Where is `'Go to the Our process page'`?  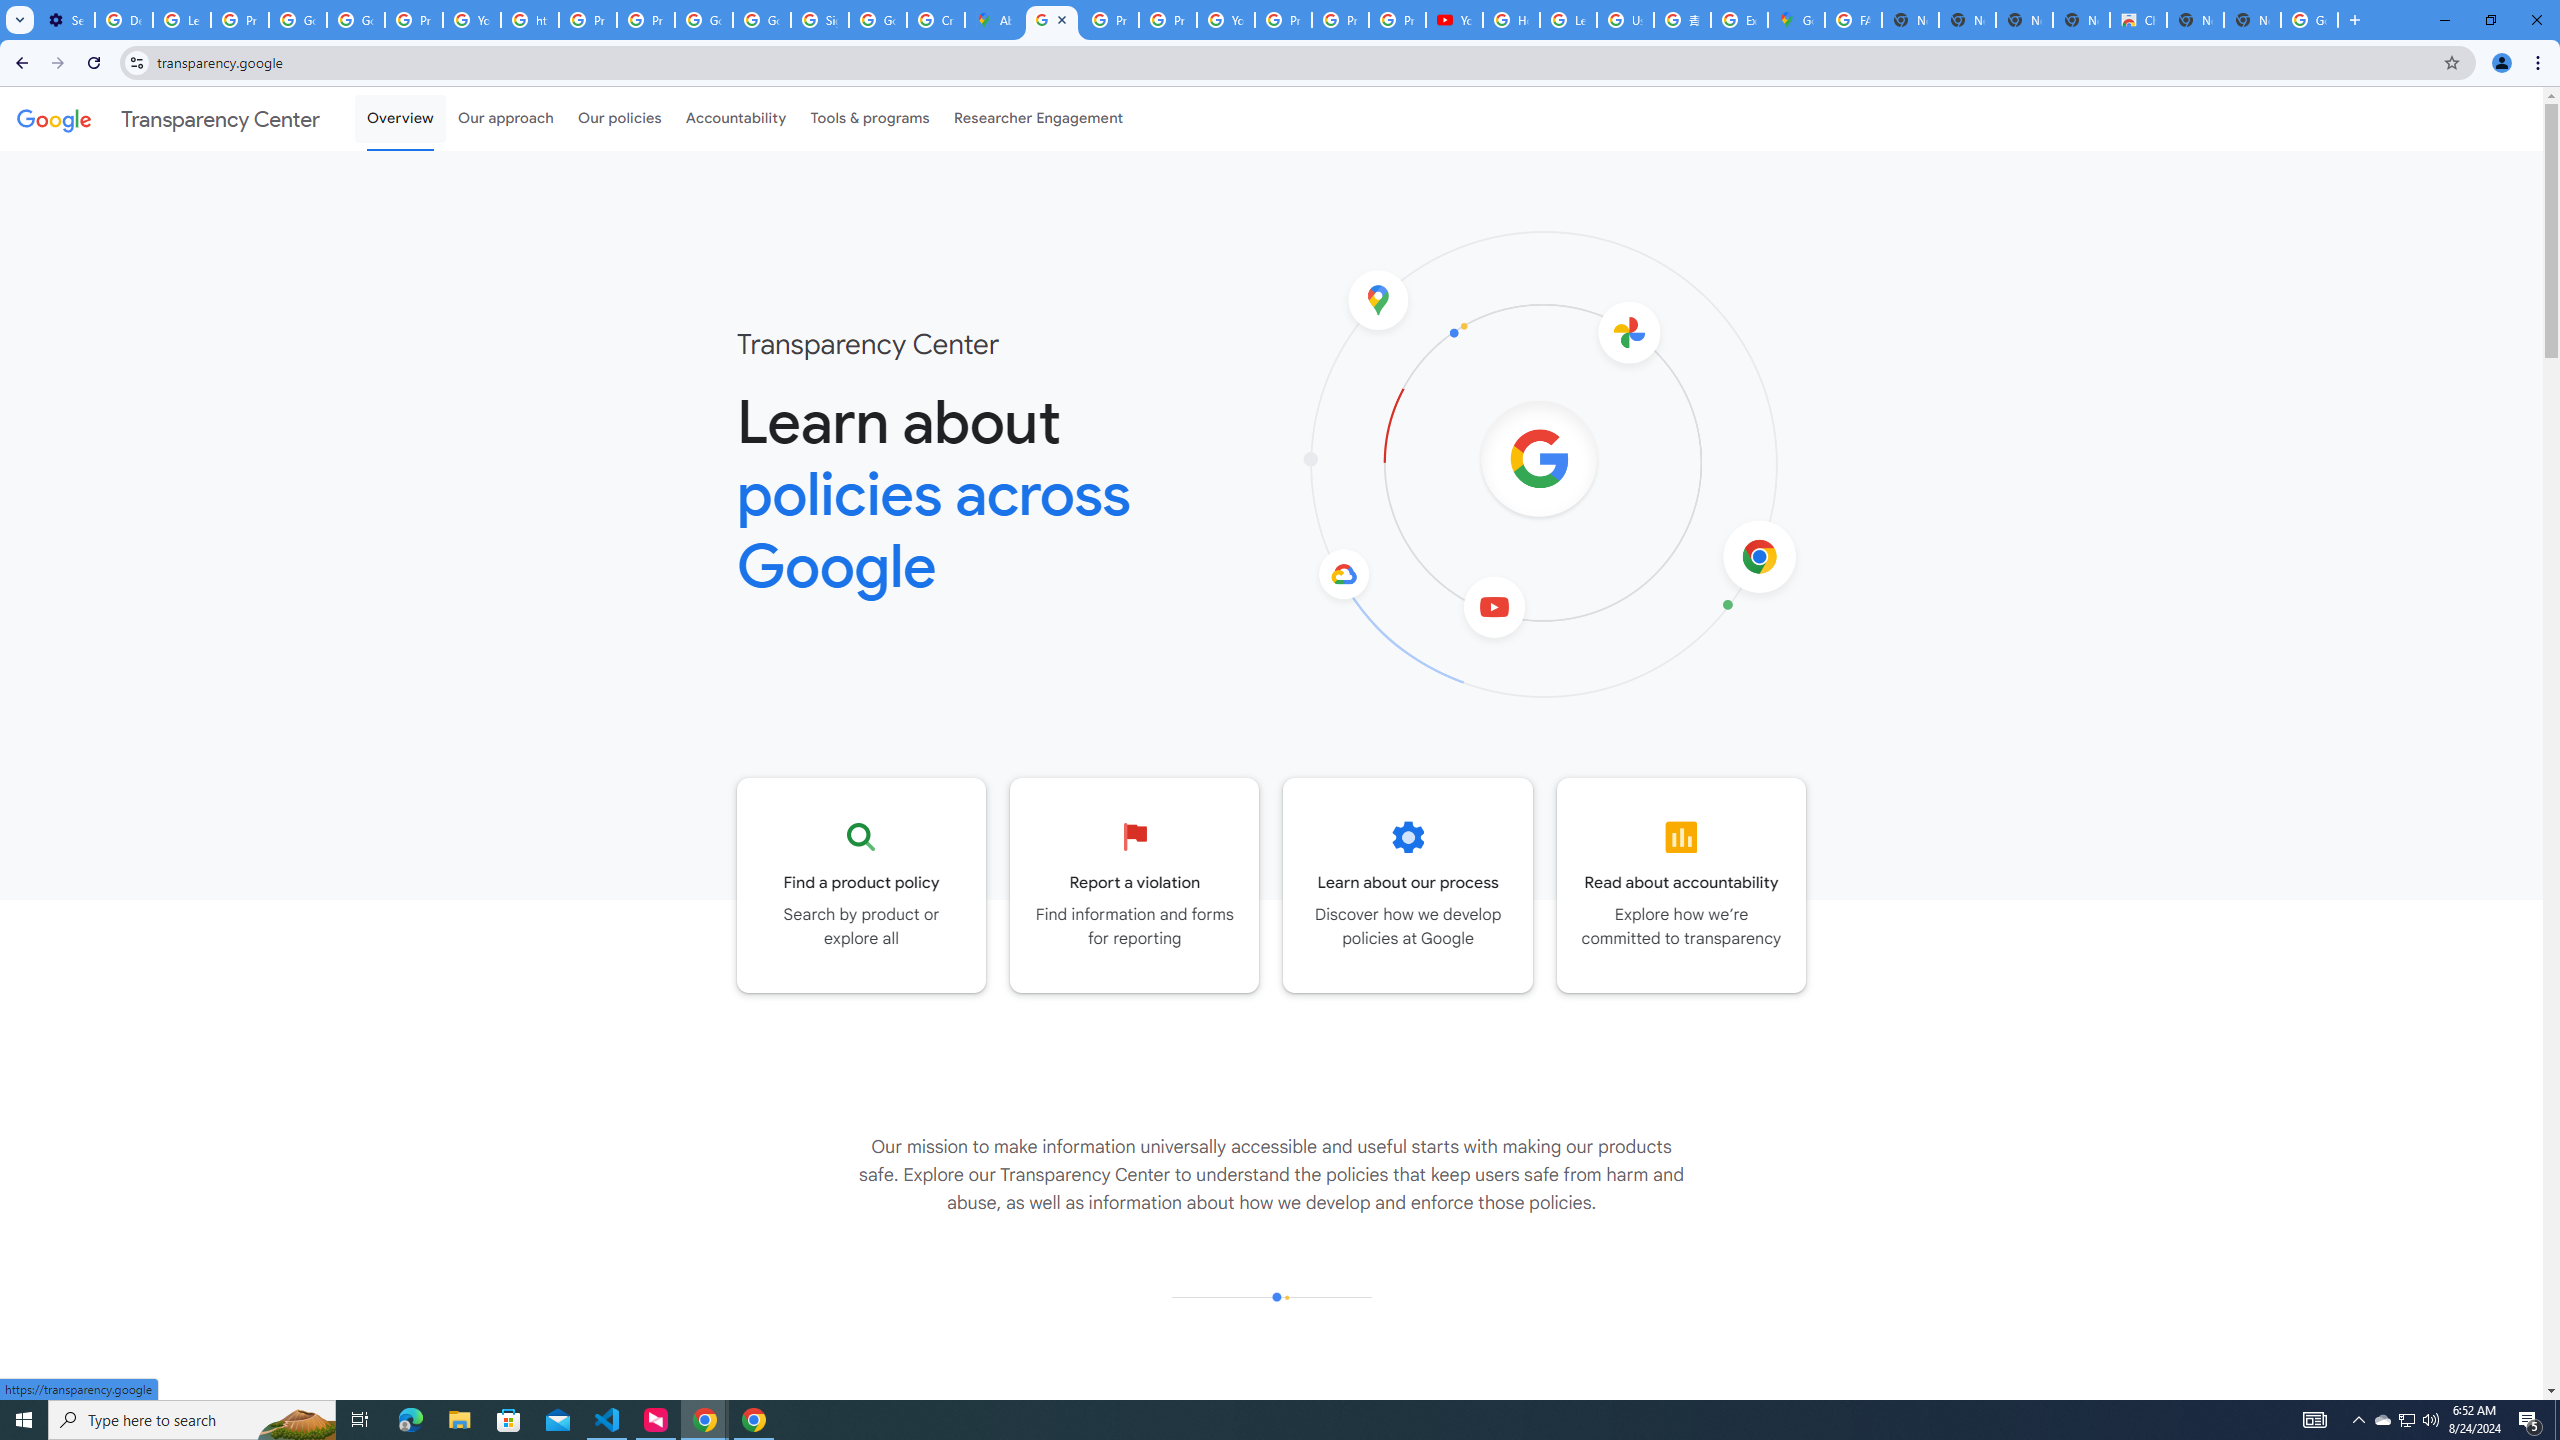 'Go to the Our process page' is located at coordinates (1407, 884).